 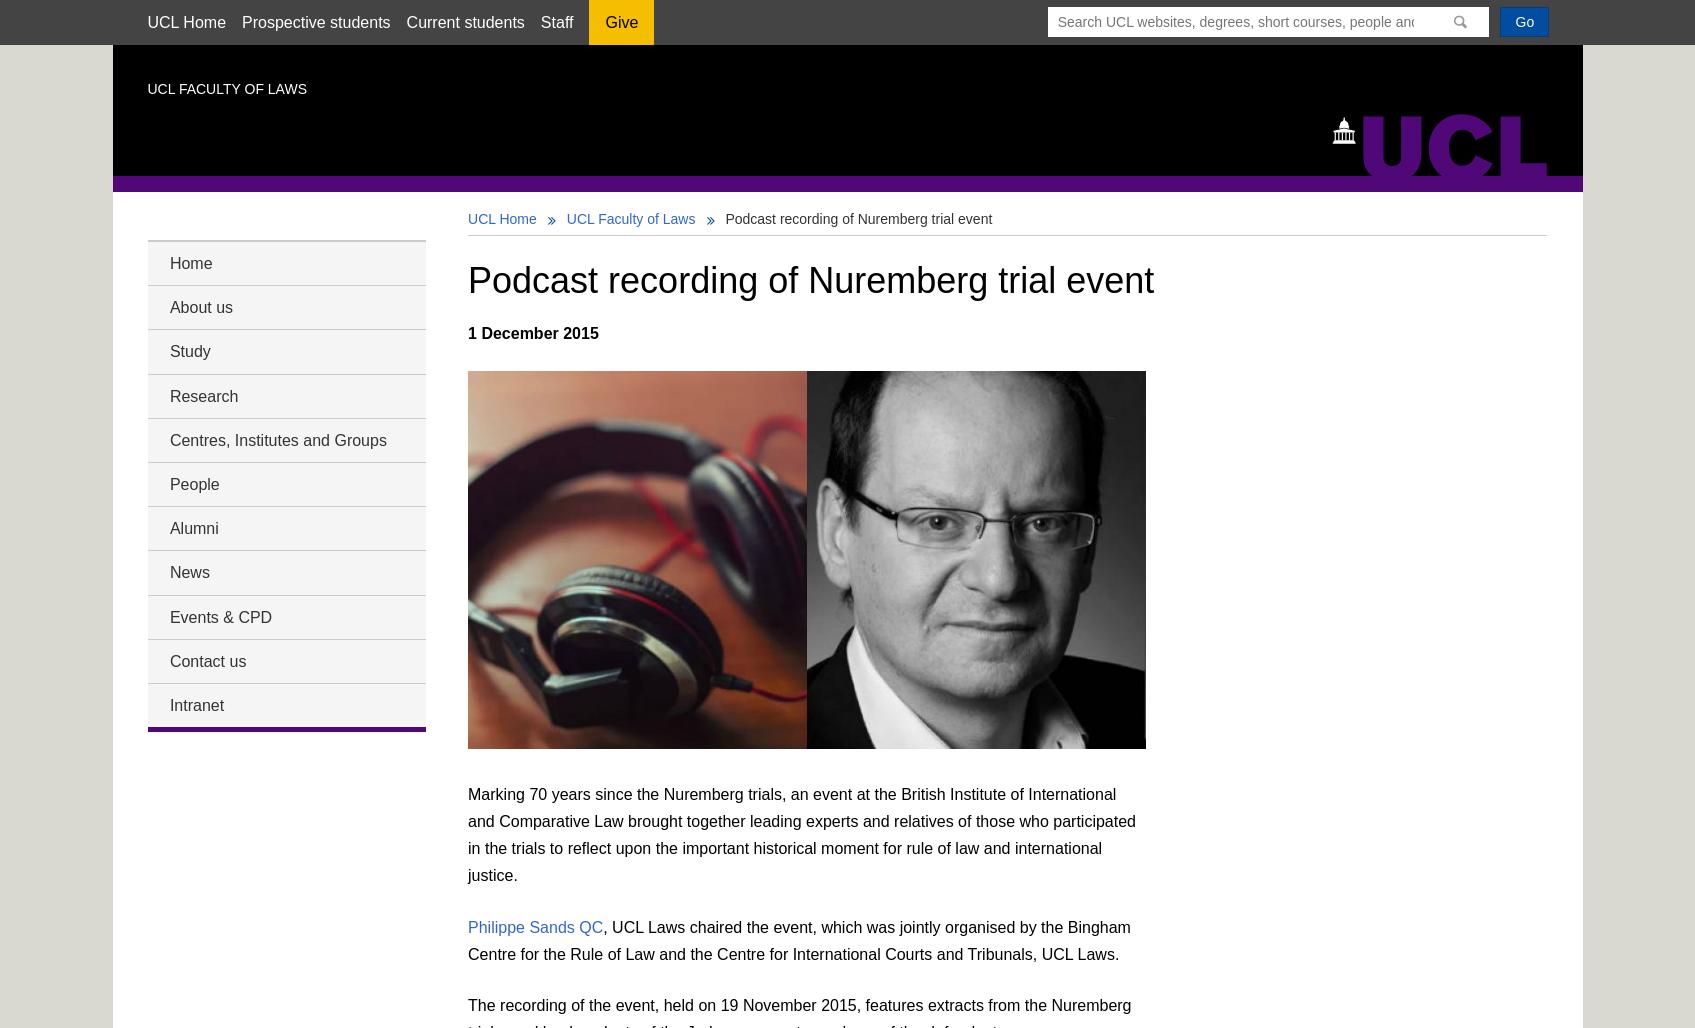 What do you see at coordinates (219, 615) in the screenshot?
I see `'Events & CPD'` at bounding box center [219, 615].